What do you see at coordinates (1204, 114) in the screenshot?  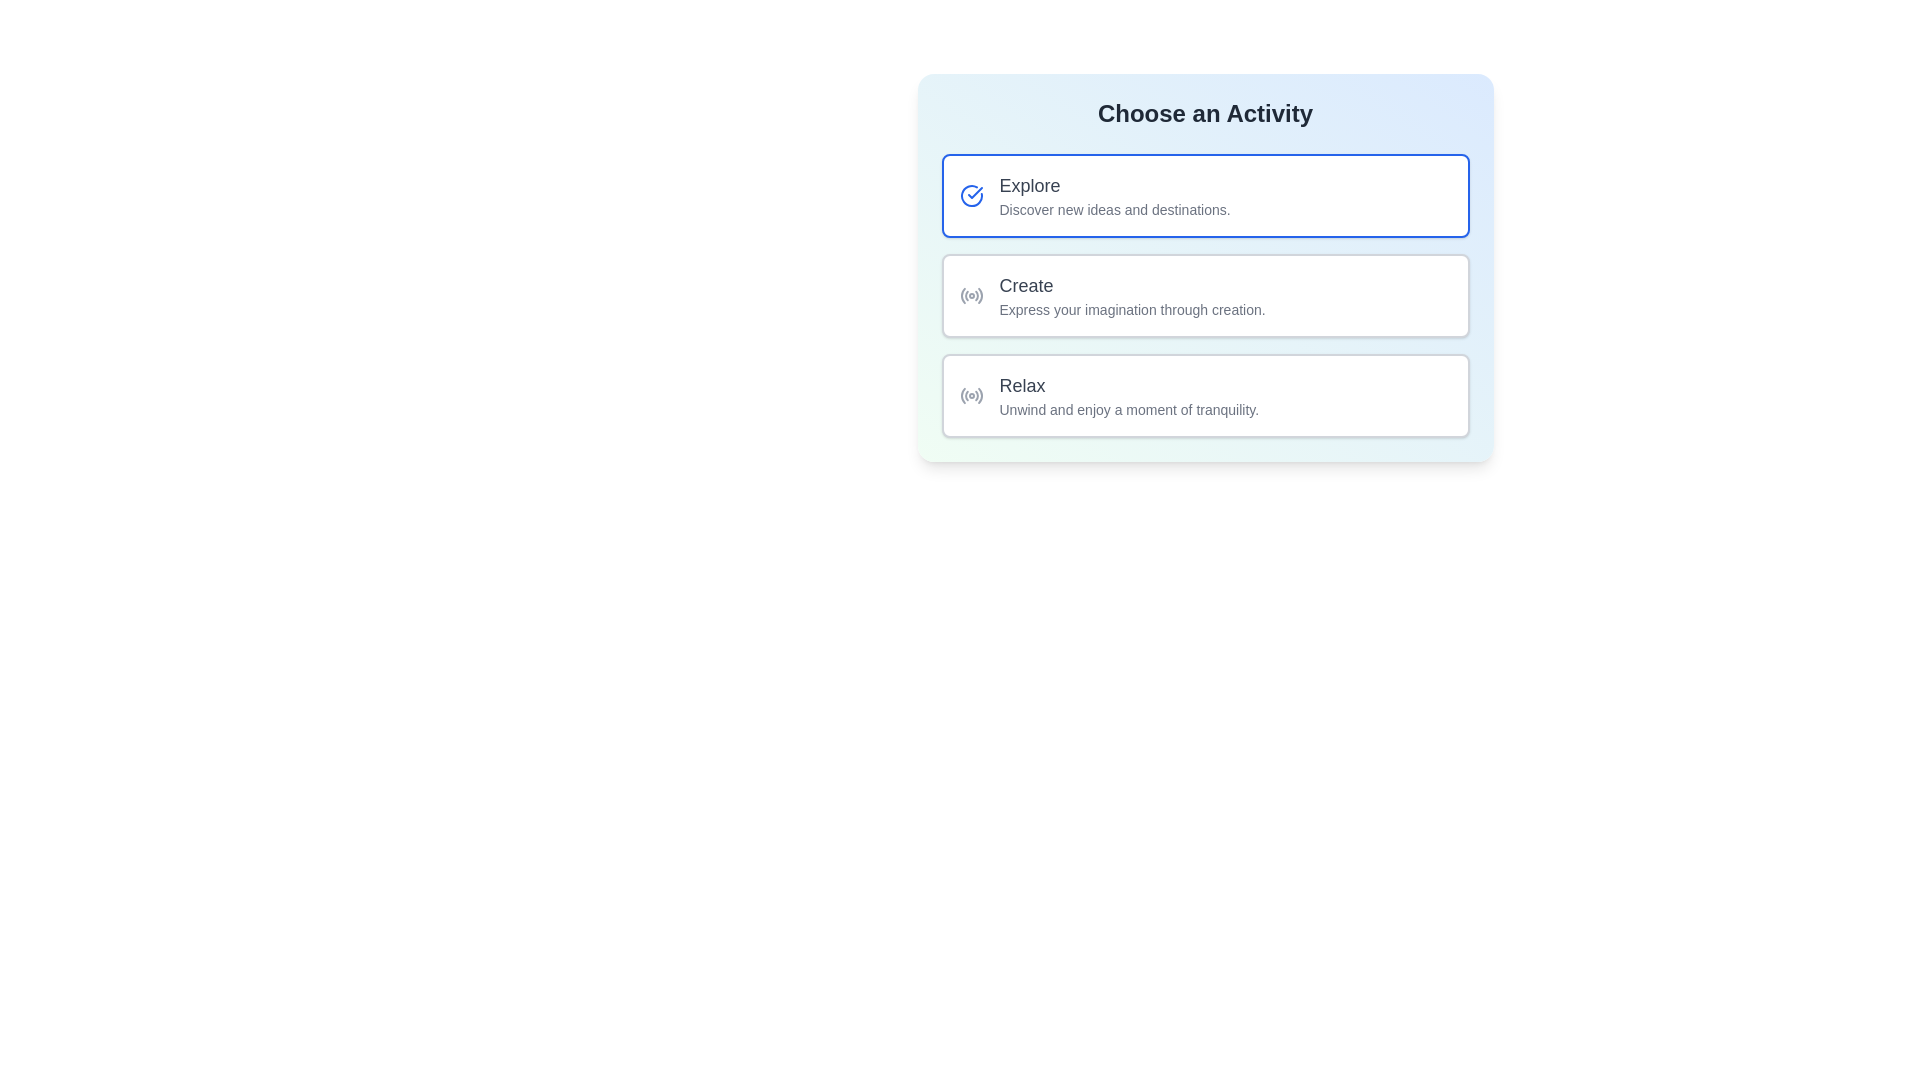 I see `the static text label or section header that presents the title for the activity selection, positioned above the options 'Explore', 'Create', and 'Relax'` at bounding box center [1204, 114].